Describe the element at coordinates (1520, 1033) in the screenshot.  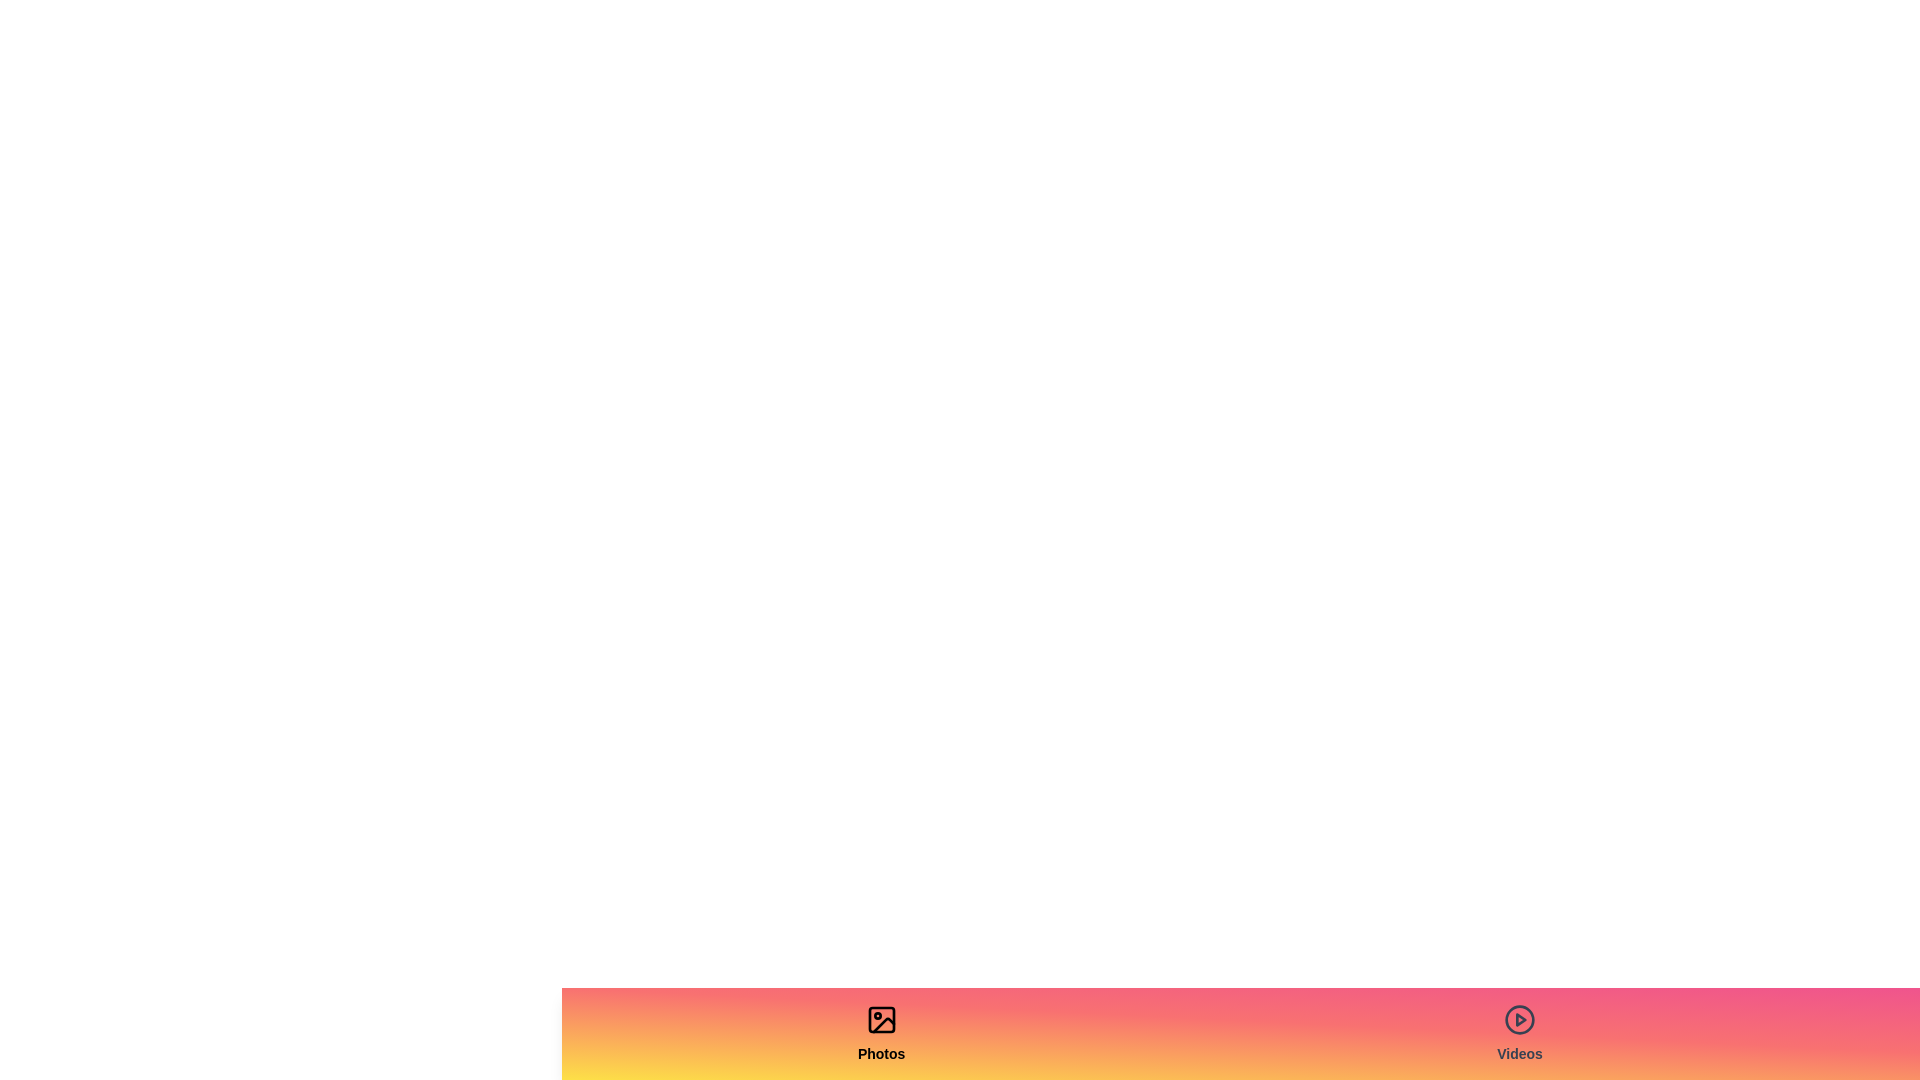
I see `the tab labeled Videos to observe its hover animation effect` at that location.